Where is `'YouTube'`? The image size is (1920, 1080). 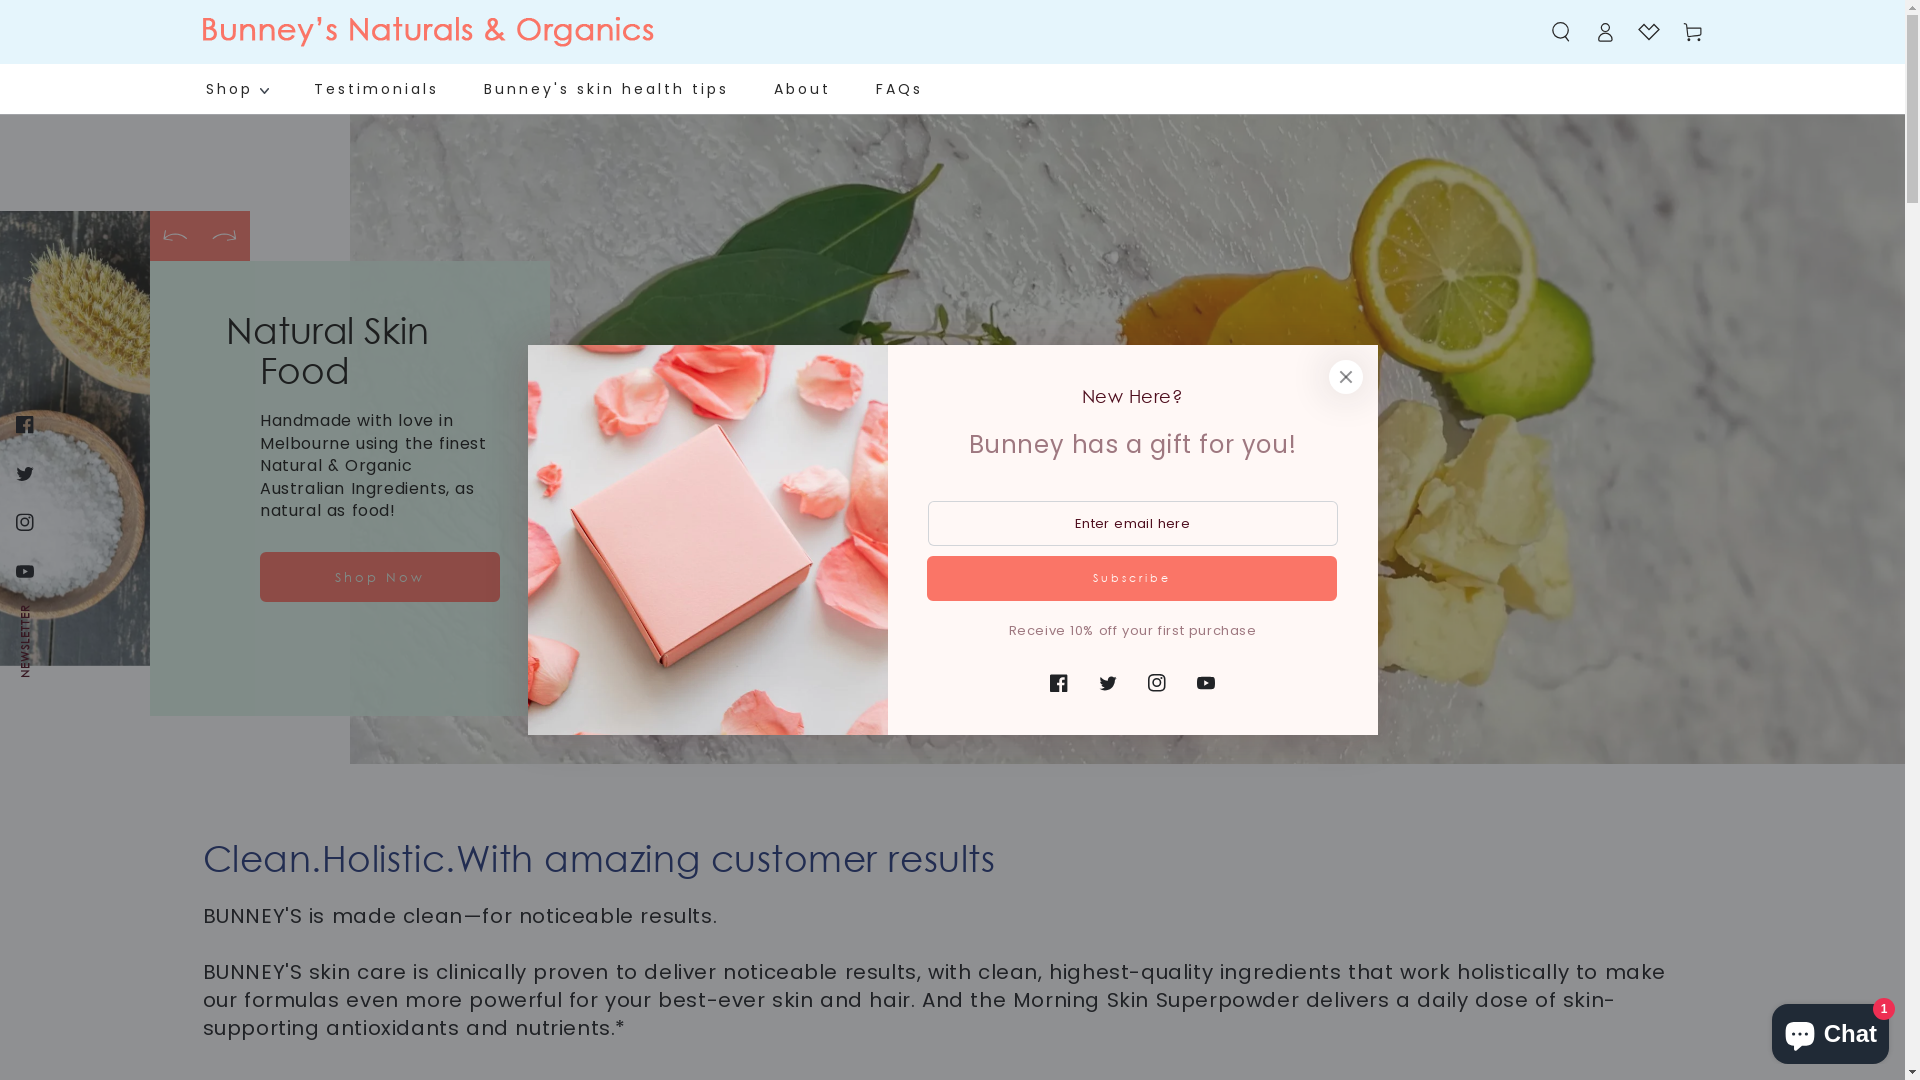 'YouTube' is located at coordinates (24, 571).